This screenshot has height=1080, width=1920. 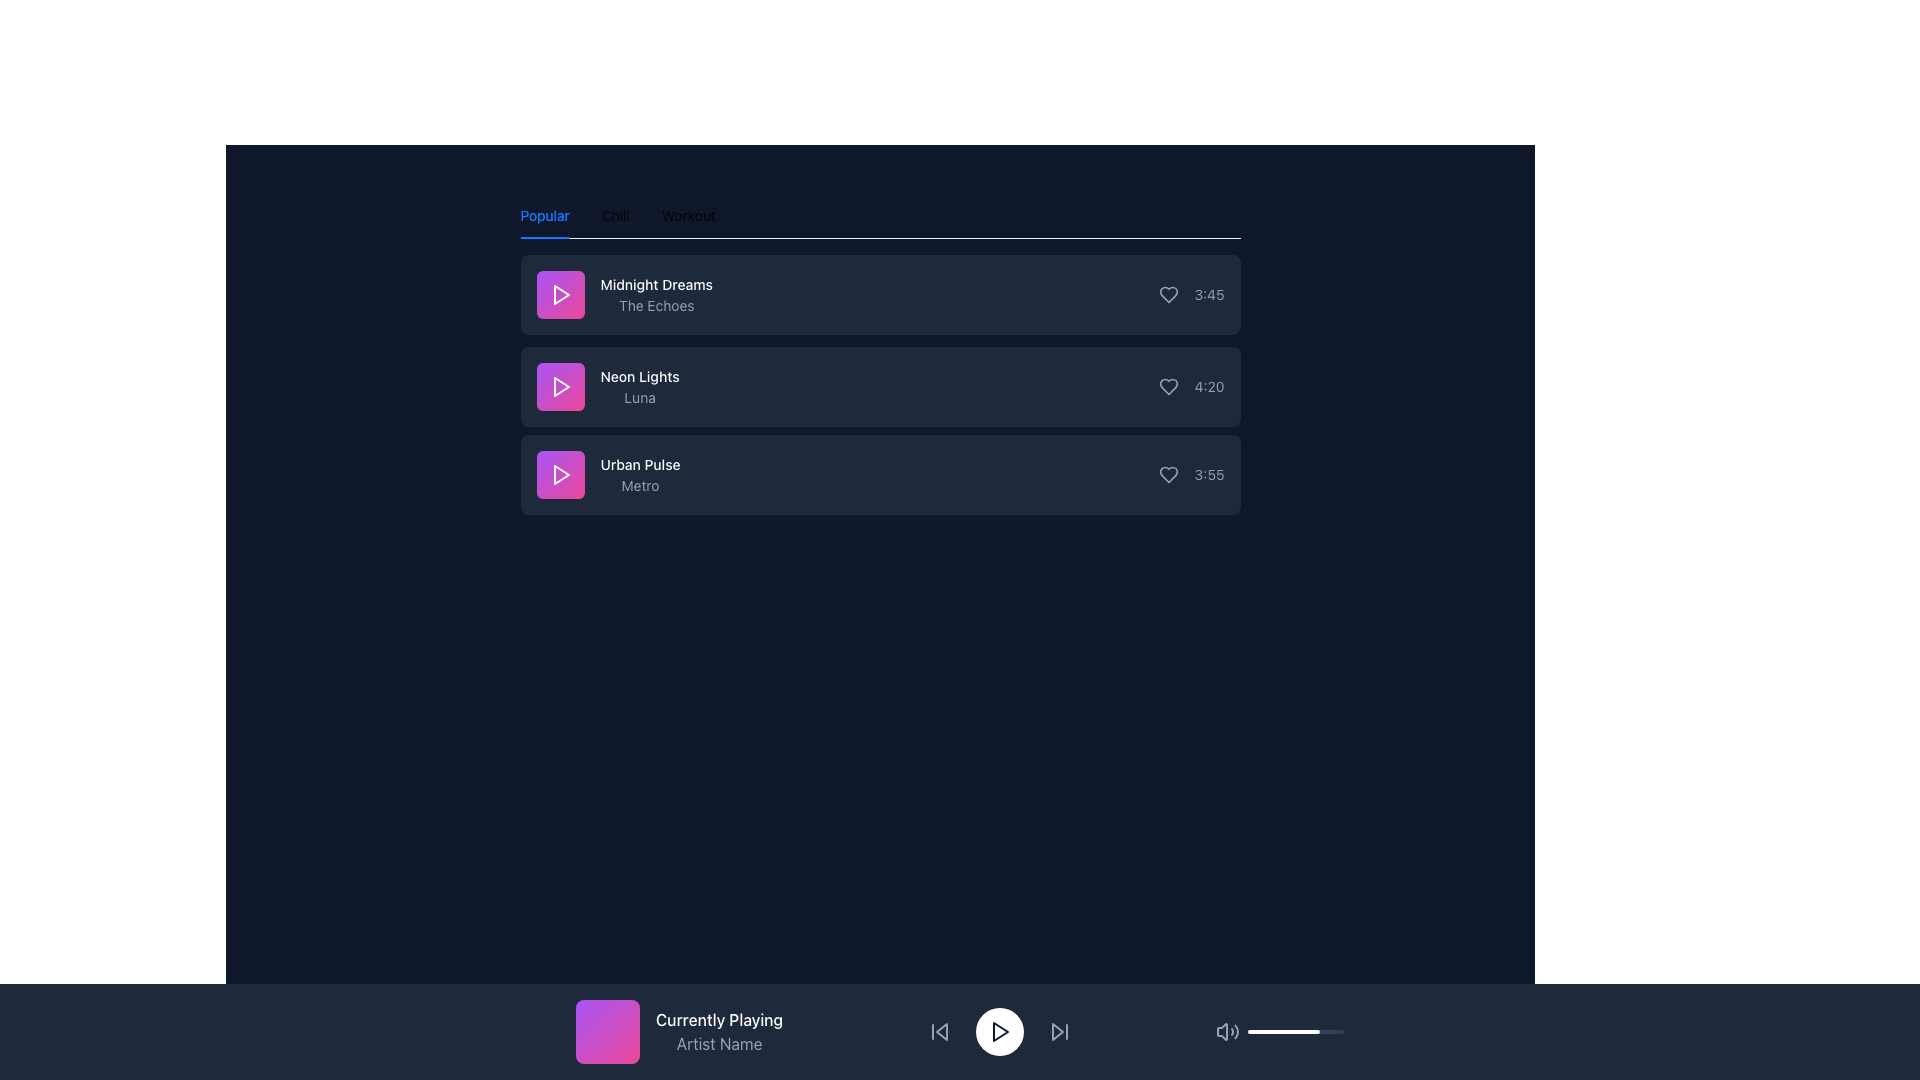 I want to click on the 'Urban Pulse' playlist item, which features a white text heading and a gradient-colored icon with a play symbol, so click(x=607, y=474).